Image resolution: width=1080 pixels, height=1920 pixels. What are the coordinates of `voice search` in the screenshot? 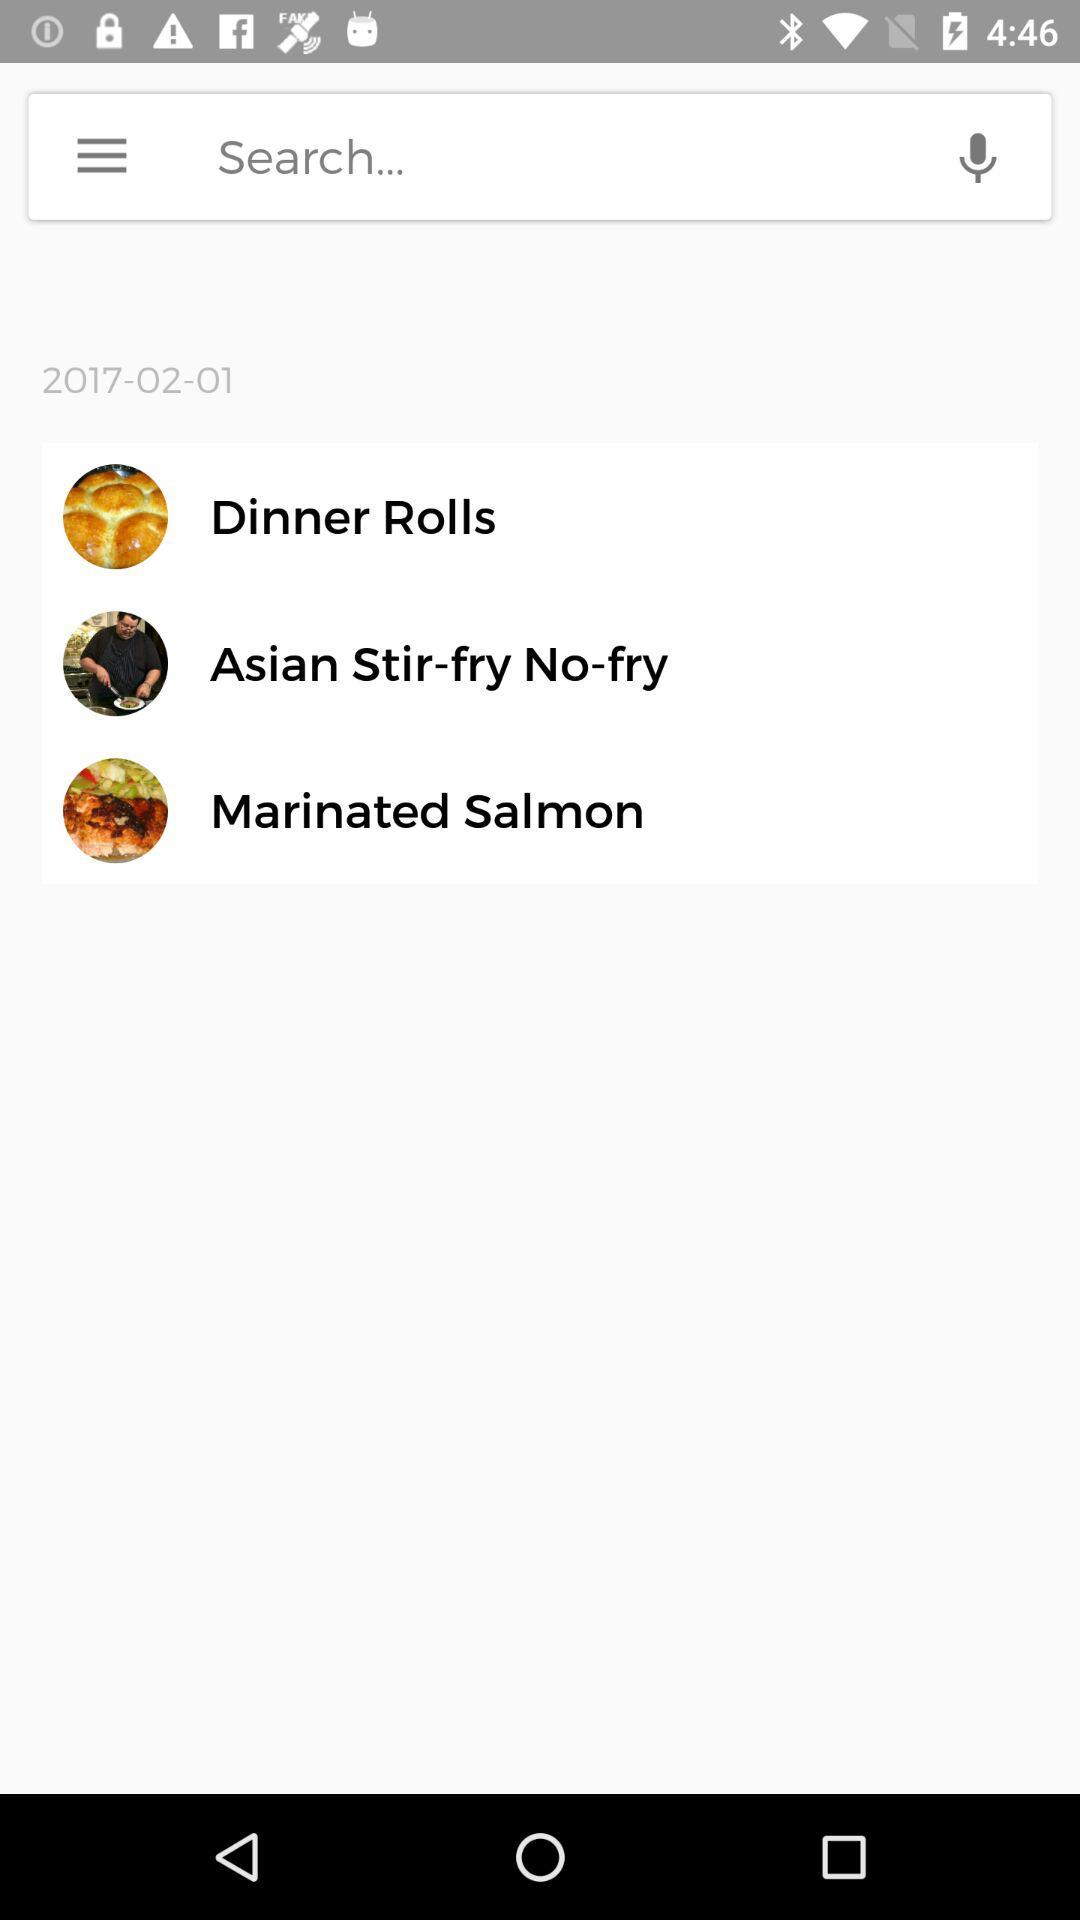 It's located at (977, 155).